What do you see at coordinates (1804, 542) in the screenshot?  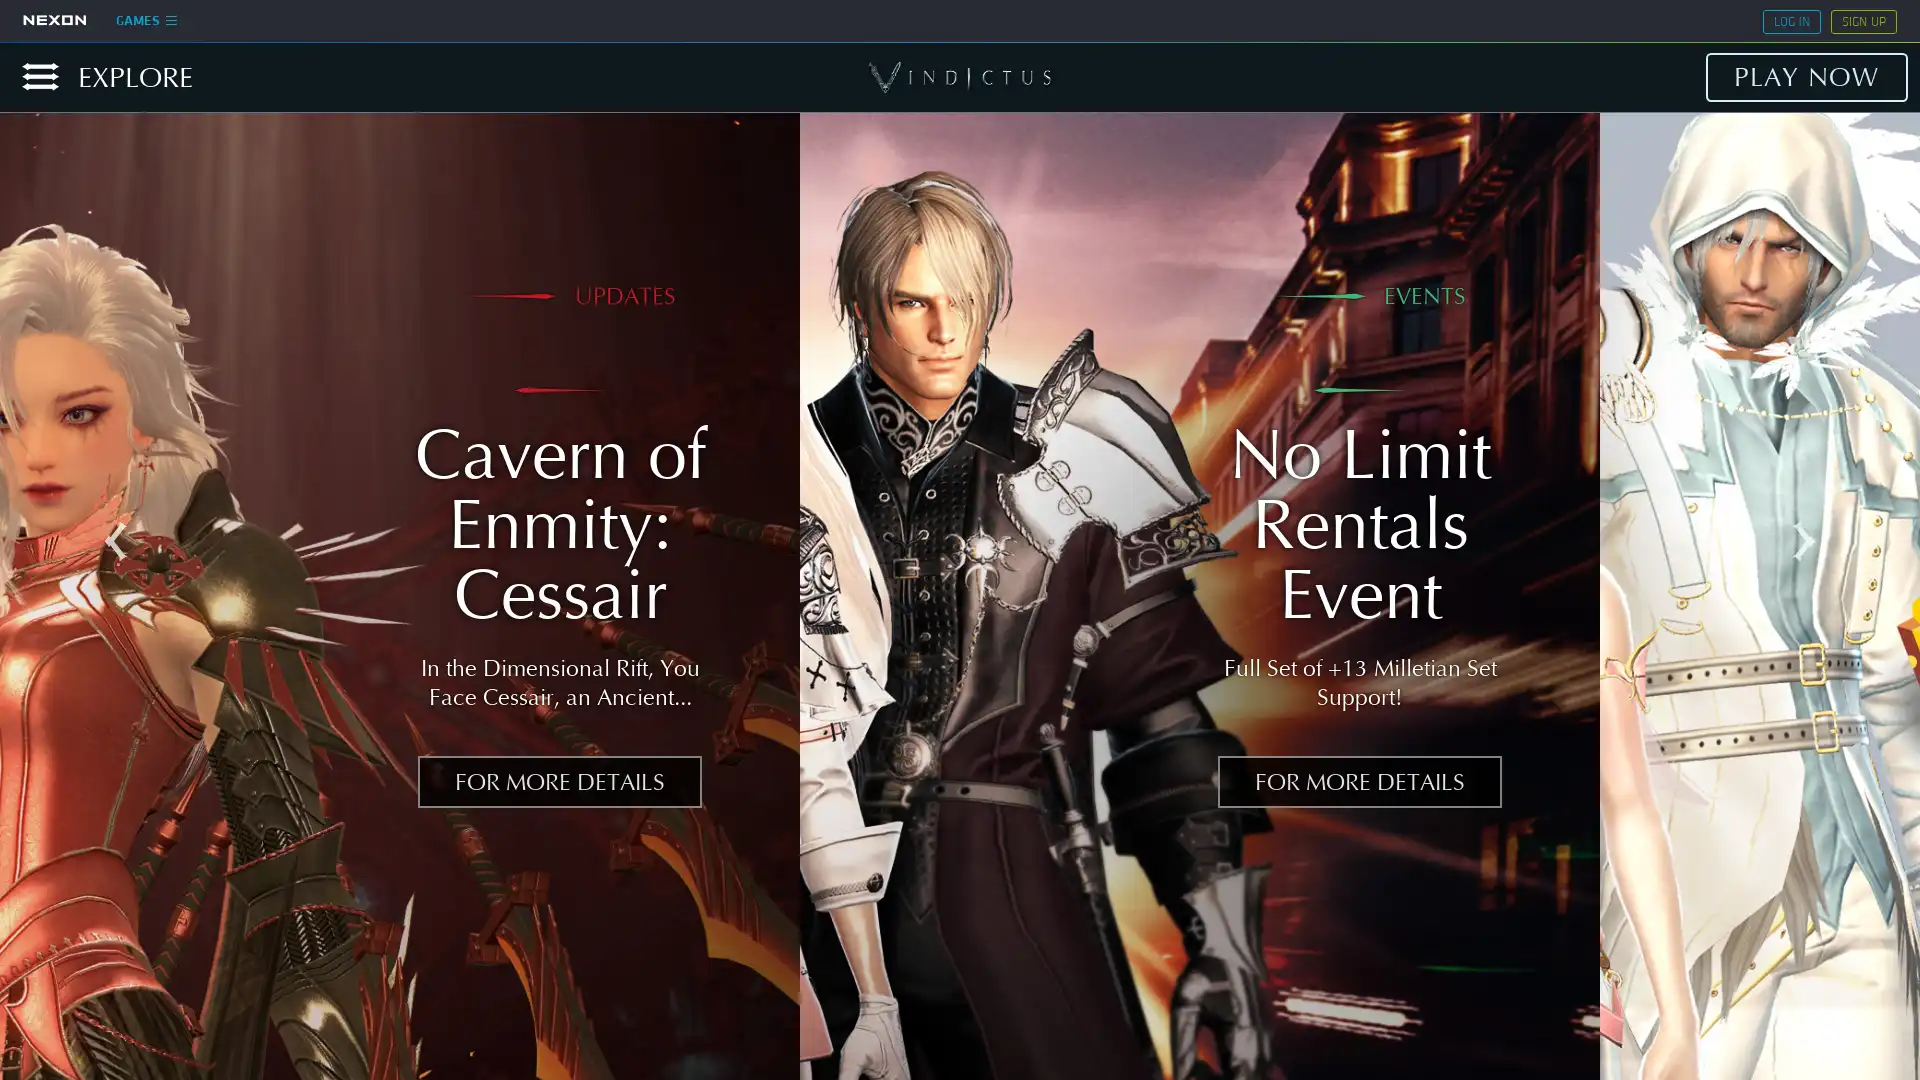 I see `Next` at bounding box center [1804, 542].